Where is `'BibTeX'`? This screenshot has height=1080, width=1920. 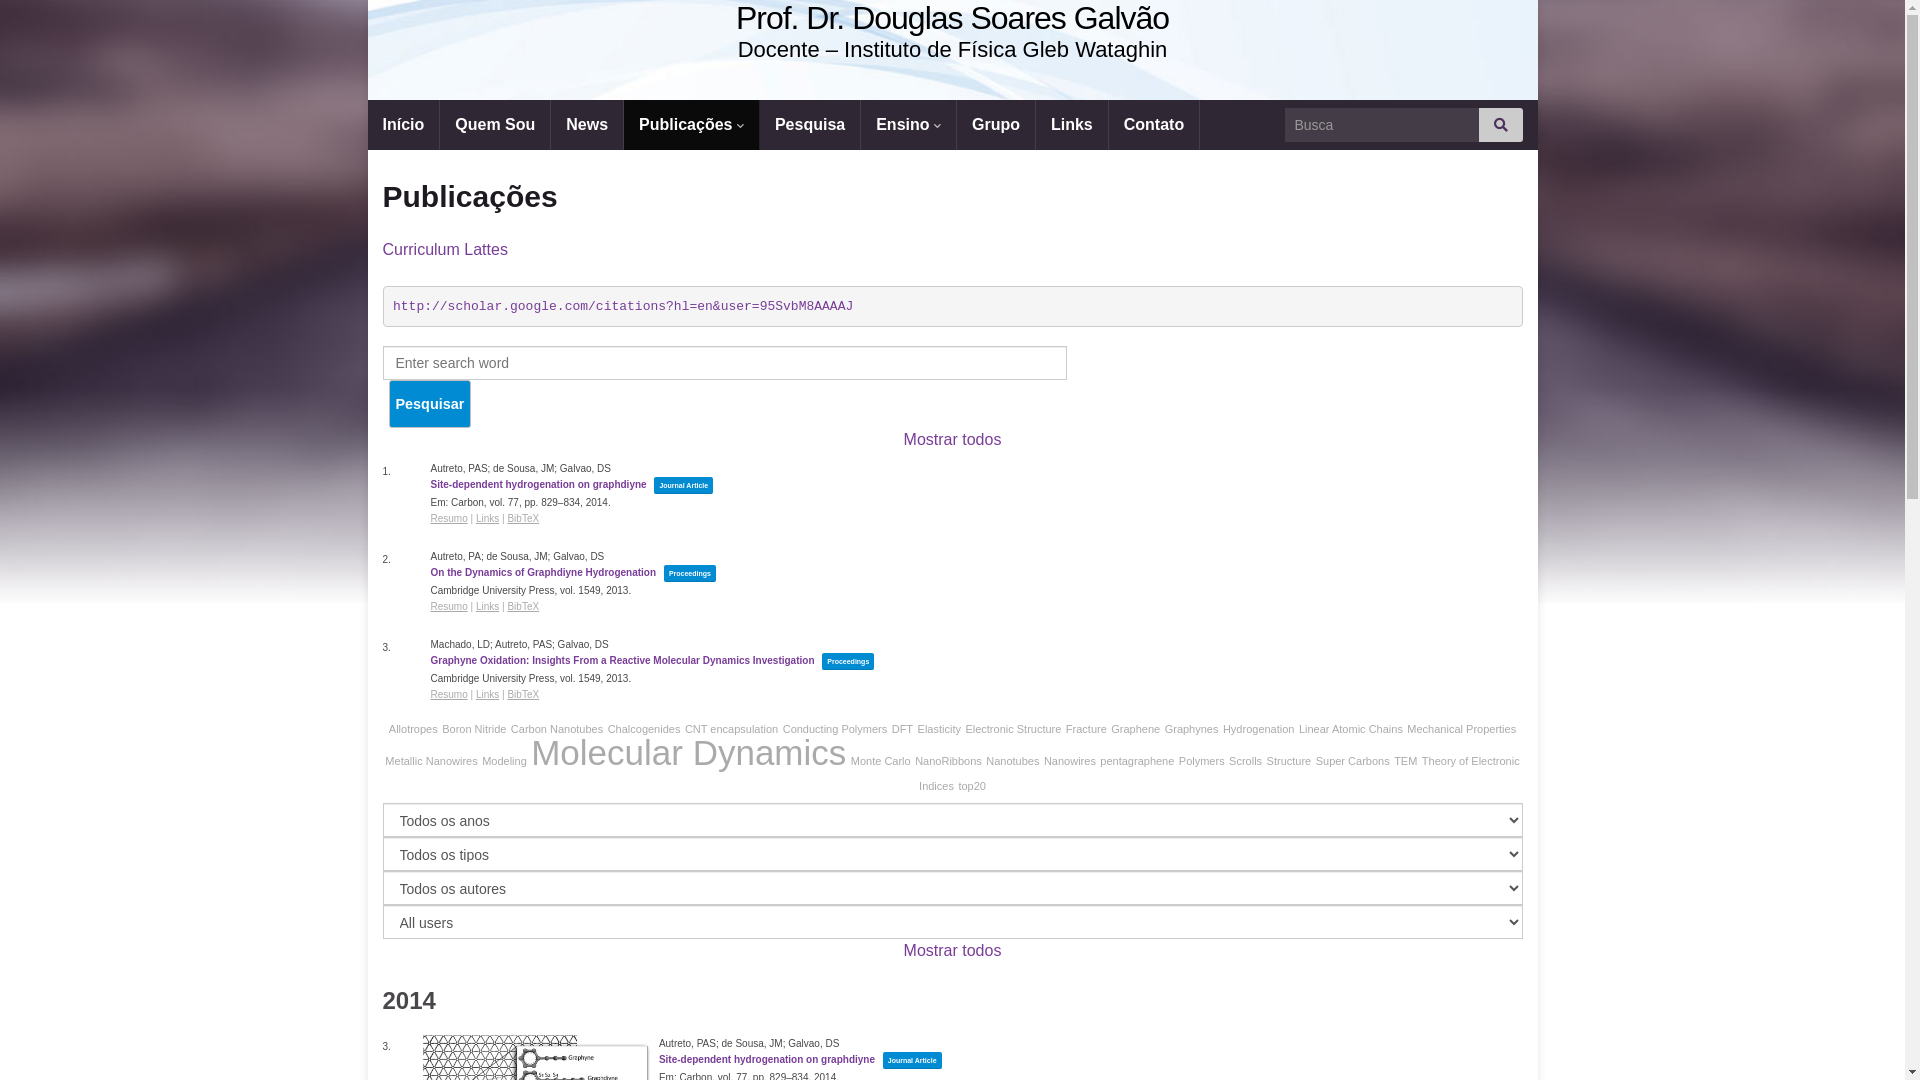
'BibTeX' is located at coordinates (523, 517).